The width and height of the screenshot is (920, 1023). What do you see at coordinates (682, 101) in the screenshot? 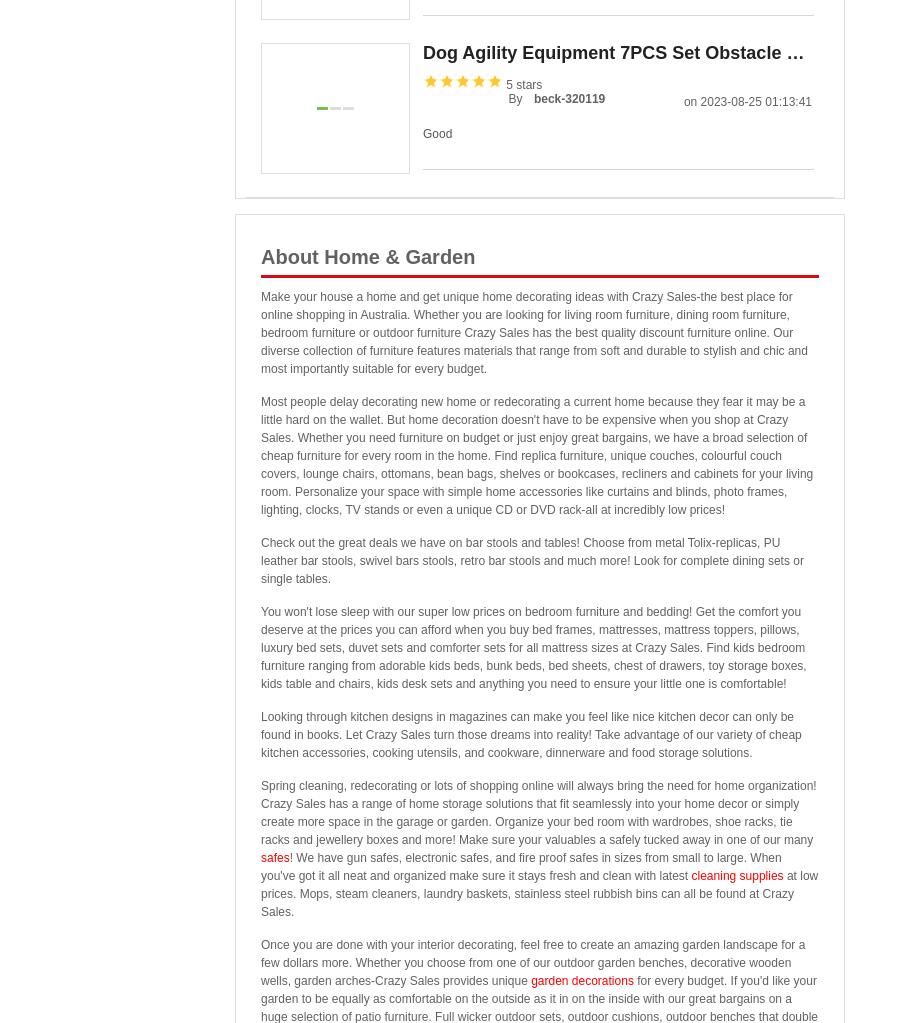
I see `'on 2023-08-25 01:13:41'` at bounding box center [682, 101].